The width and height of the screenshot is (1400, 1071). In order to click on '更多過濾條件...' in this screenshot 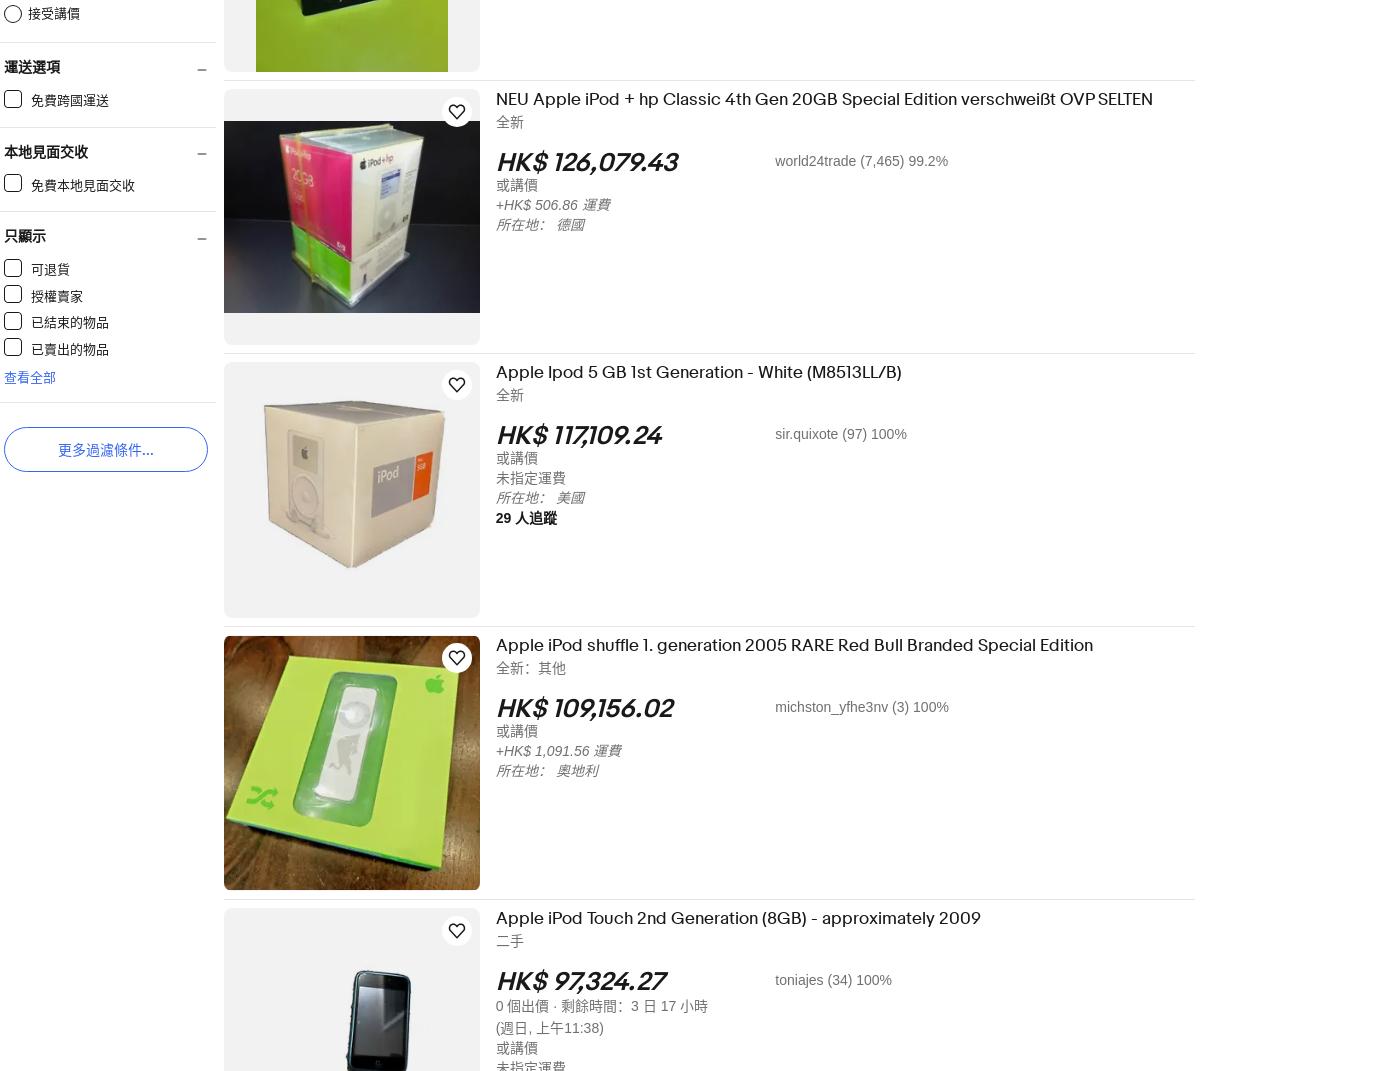, I will do `click(118, 450)`.